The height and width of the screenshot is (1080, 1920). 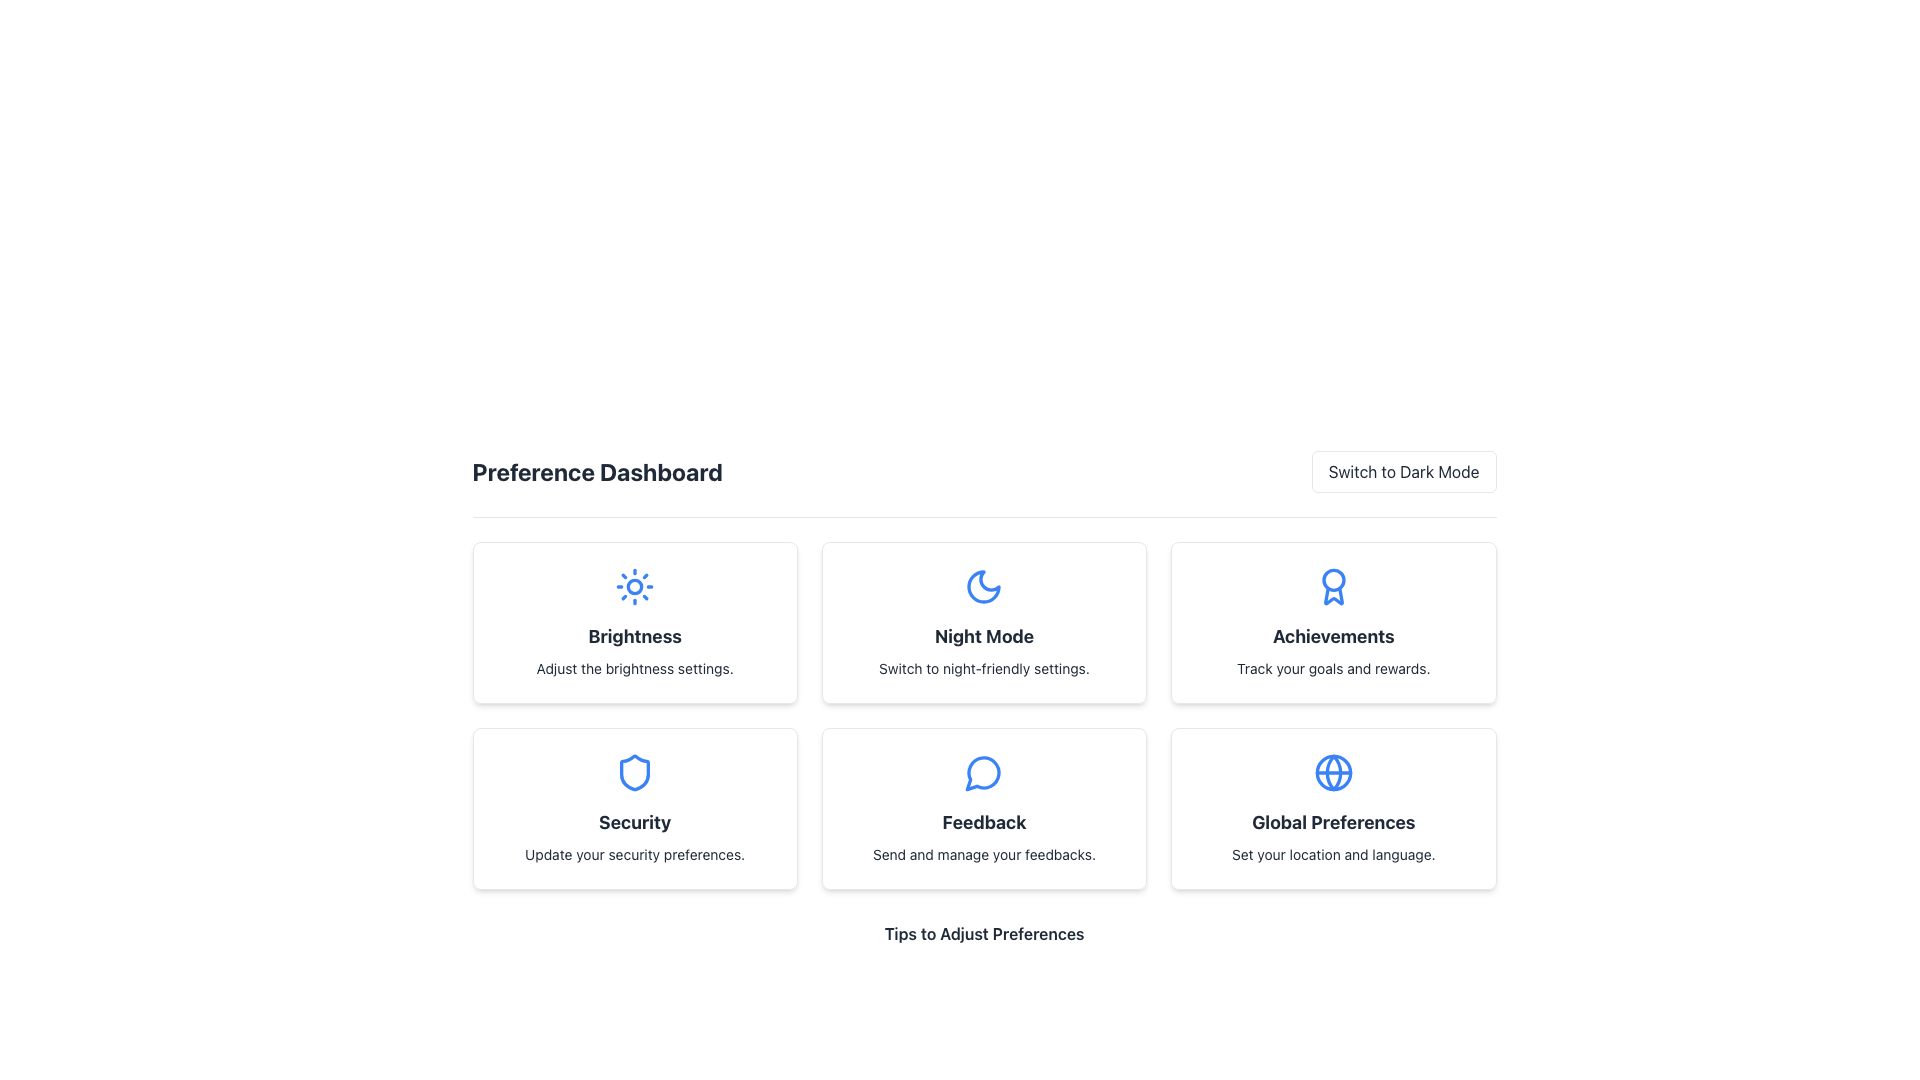 I want to click on the blue globe icon in the 'Global Preferences' card, which is centrally aligned above the header text 'Global Preferences', so click(x=1333, y=771).